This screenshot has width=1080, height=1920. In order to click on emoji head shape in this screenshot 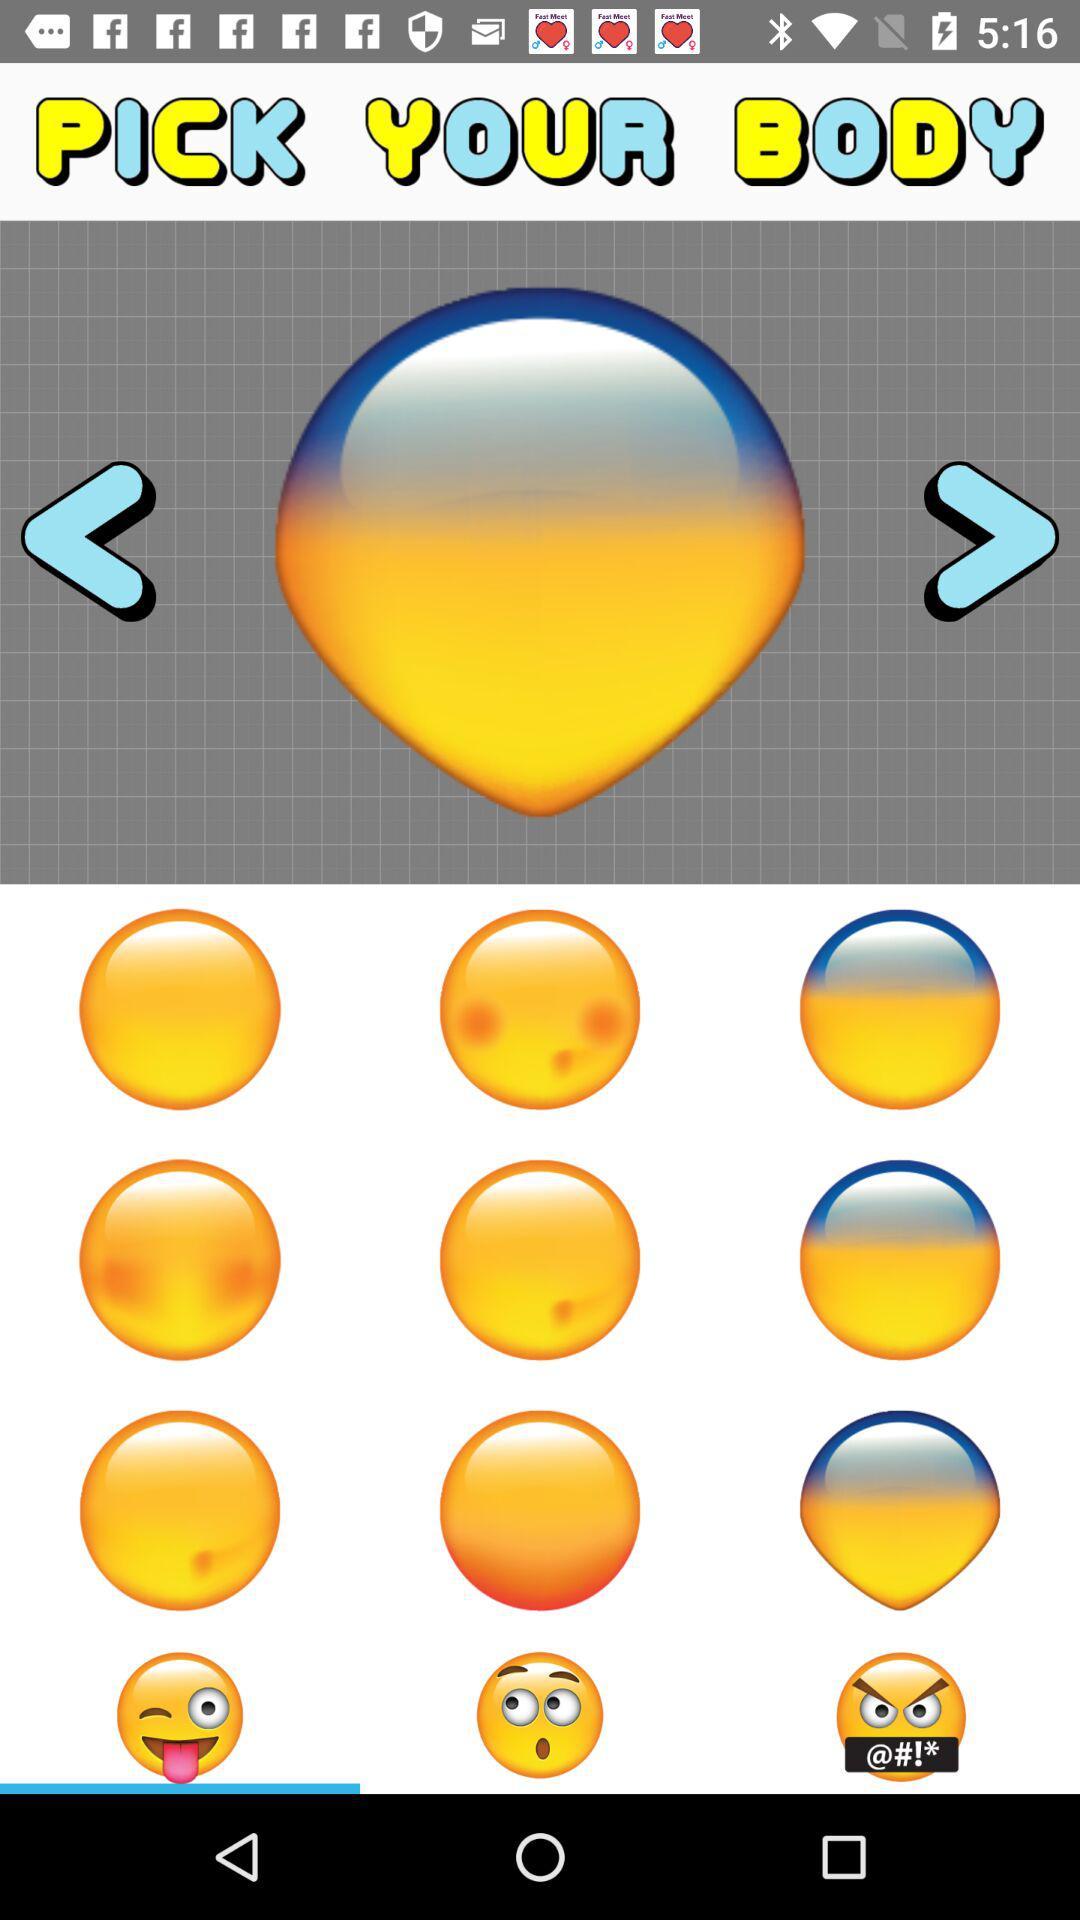, I will do `click(898, 1510)`.